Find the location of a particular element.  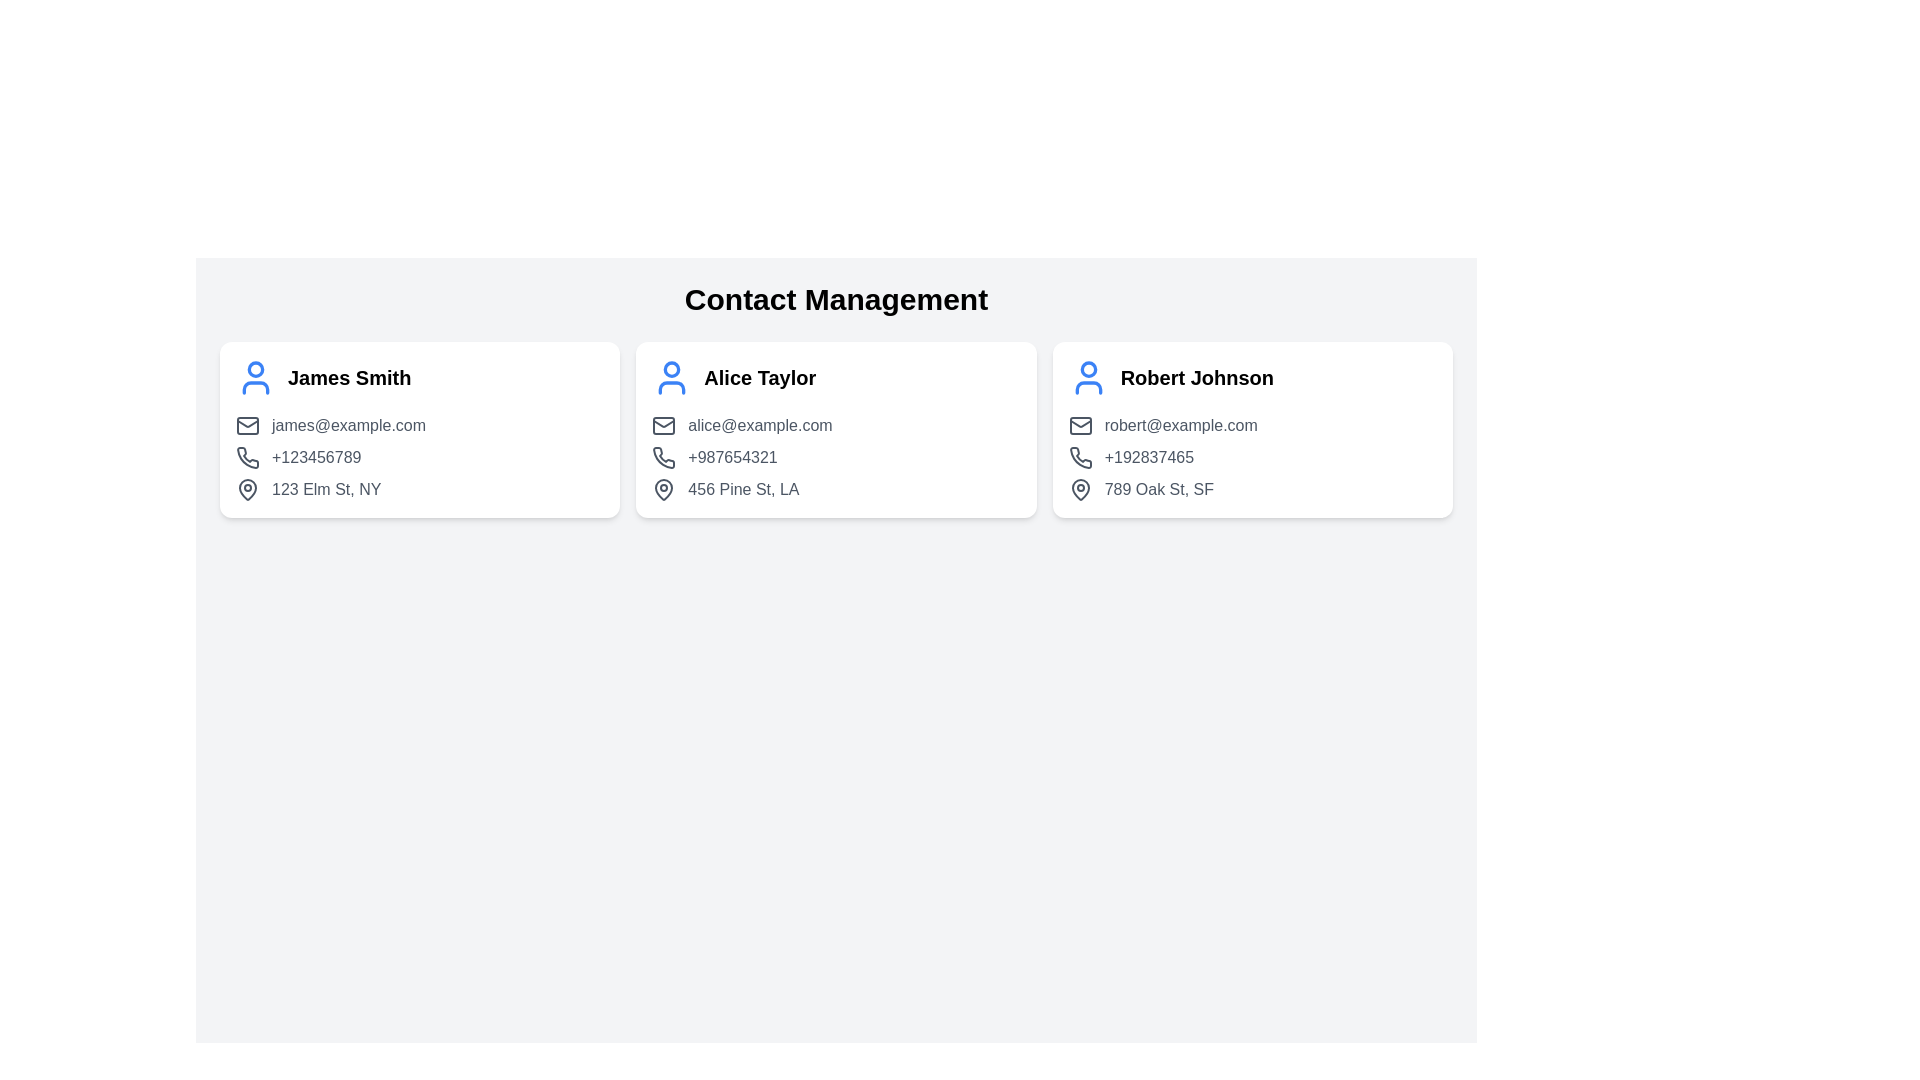

the phone icon located under the 'James Smith' contact section, which features a minimalistic SVG design with rounded edges is located at coordinates (247, 458).